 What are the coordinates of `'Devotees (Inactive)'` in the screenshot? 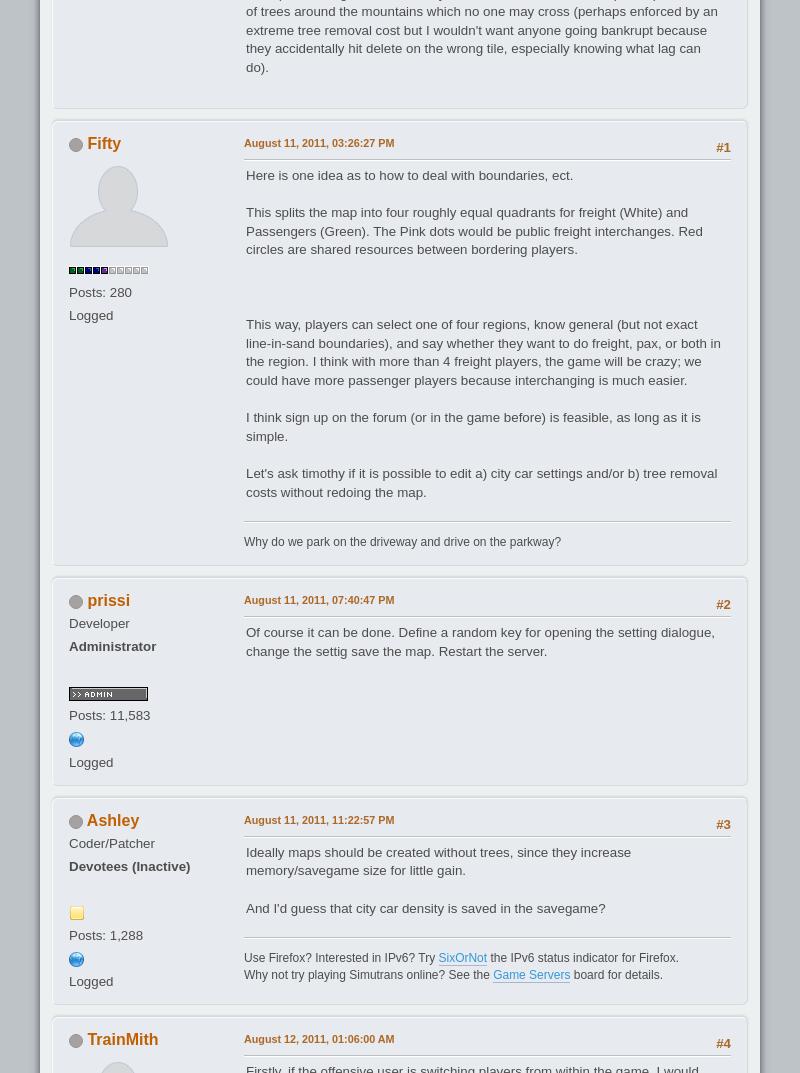 It's located at (68, 864).